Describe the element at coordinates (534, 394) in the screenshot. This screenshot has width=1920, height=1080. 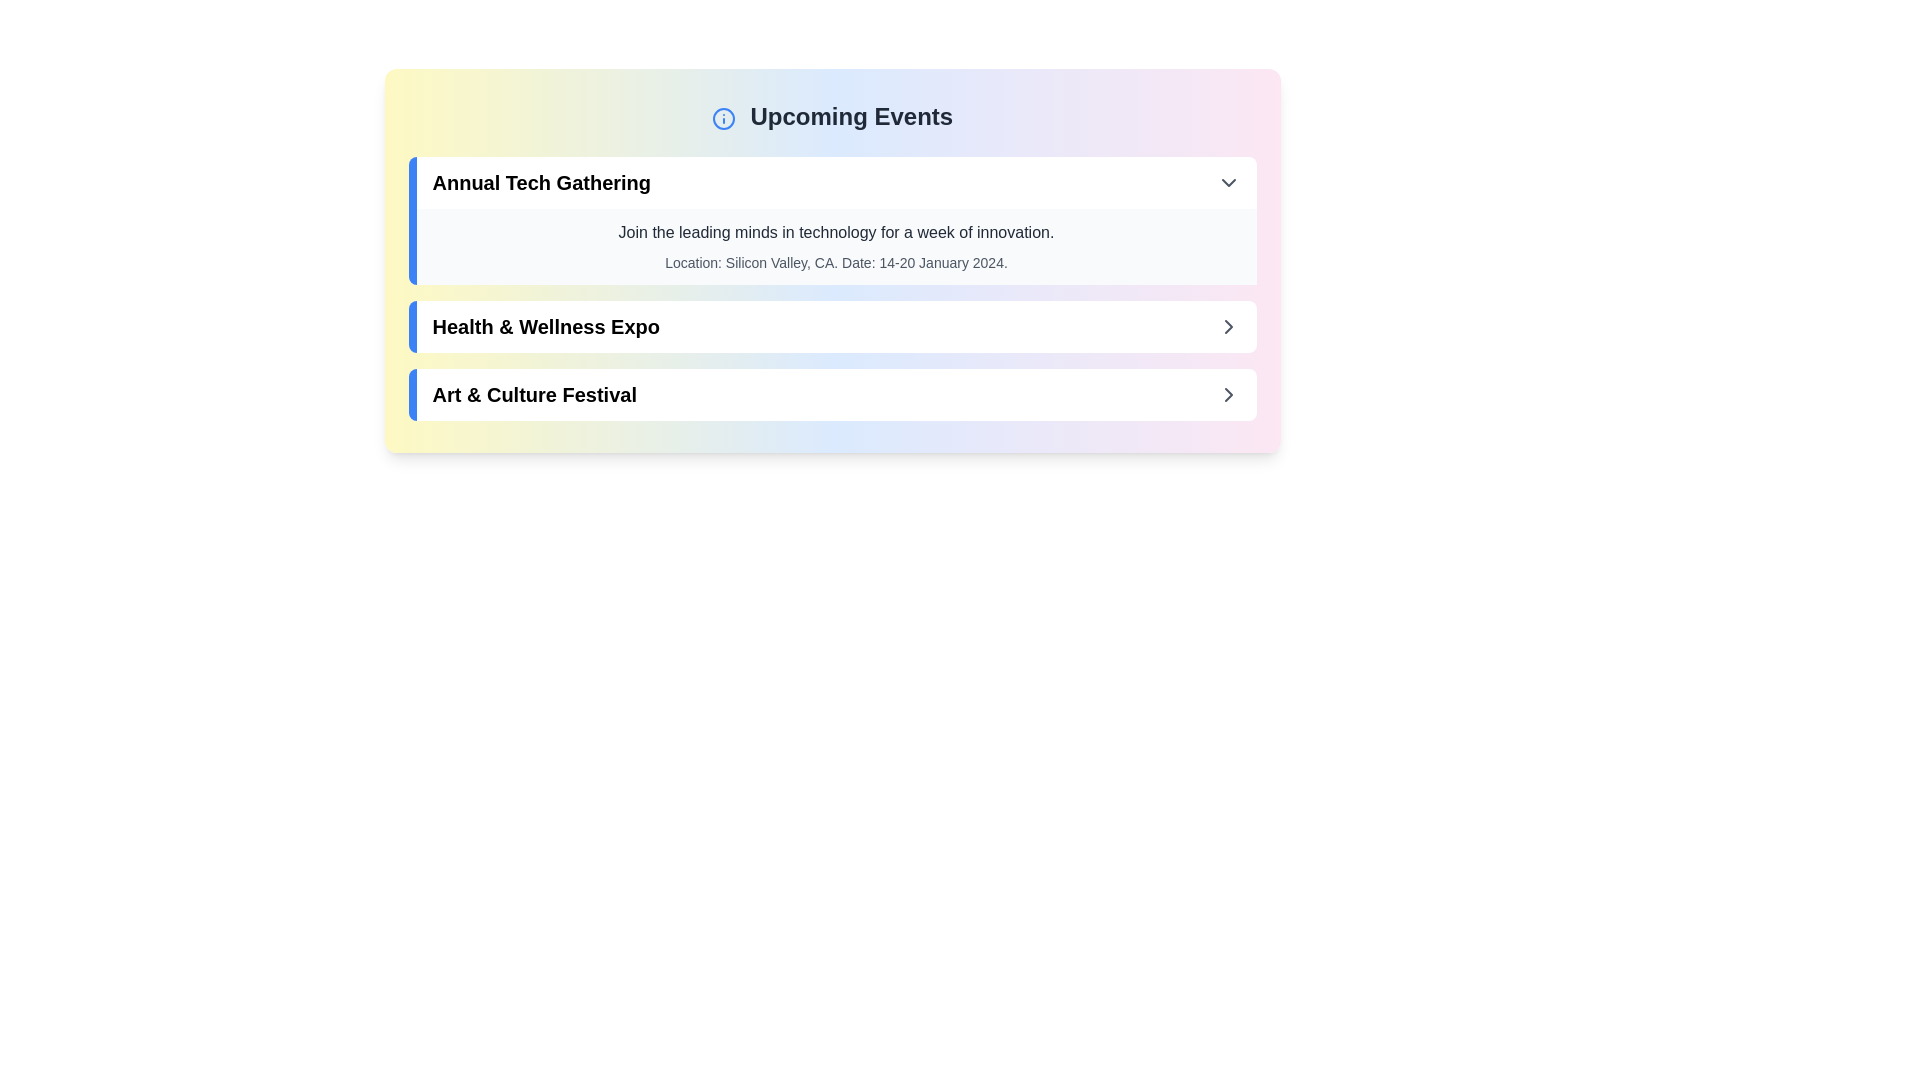
I see `text label displaying 'Art & Culture Festival', which is the third item in the list of upcoming events under the header 'Upcoming Events'` at that location.